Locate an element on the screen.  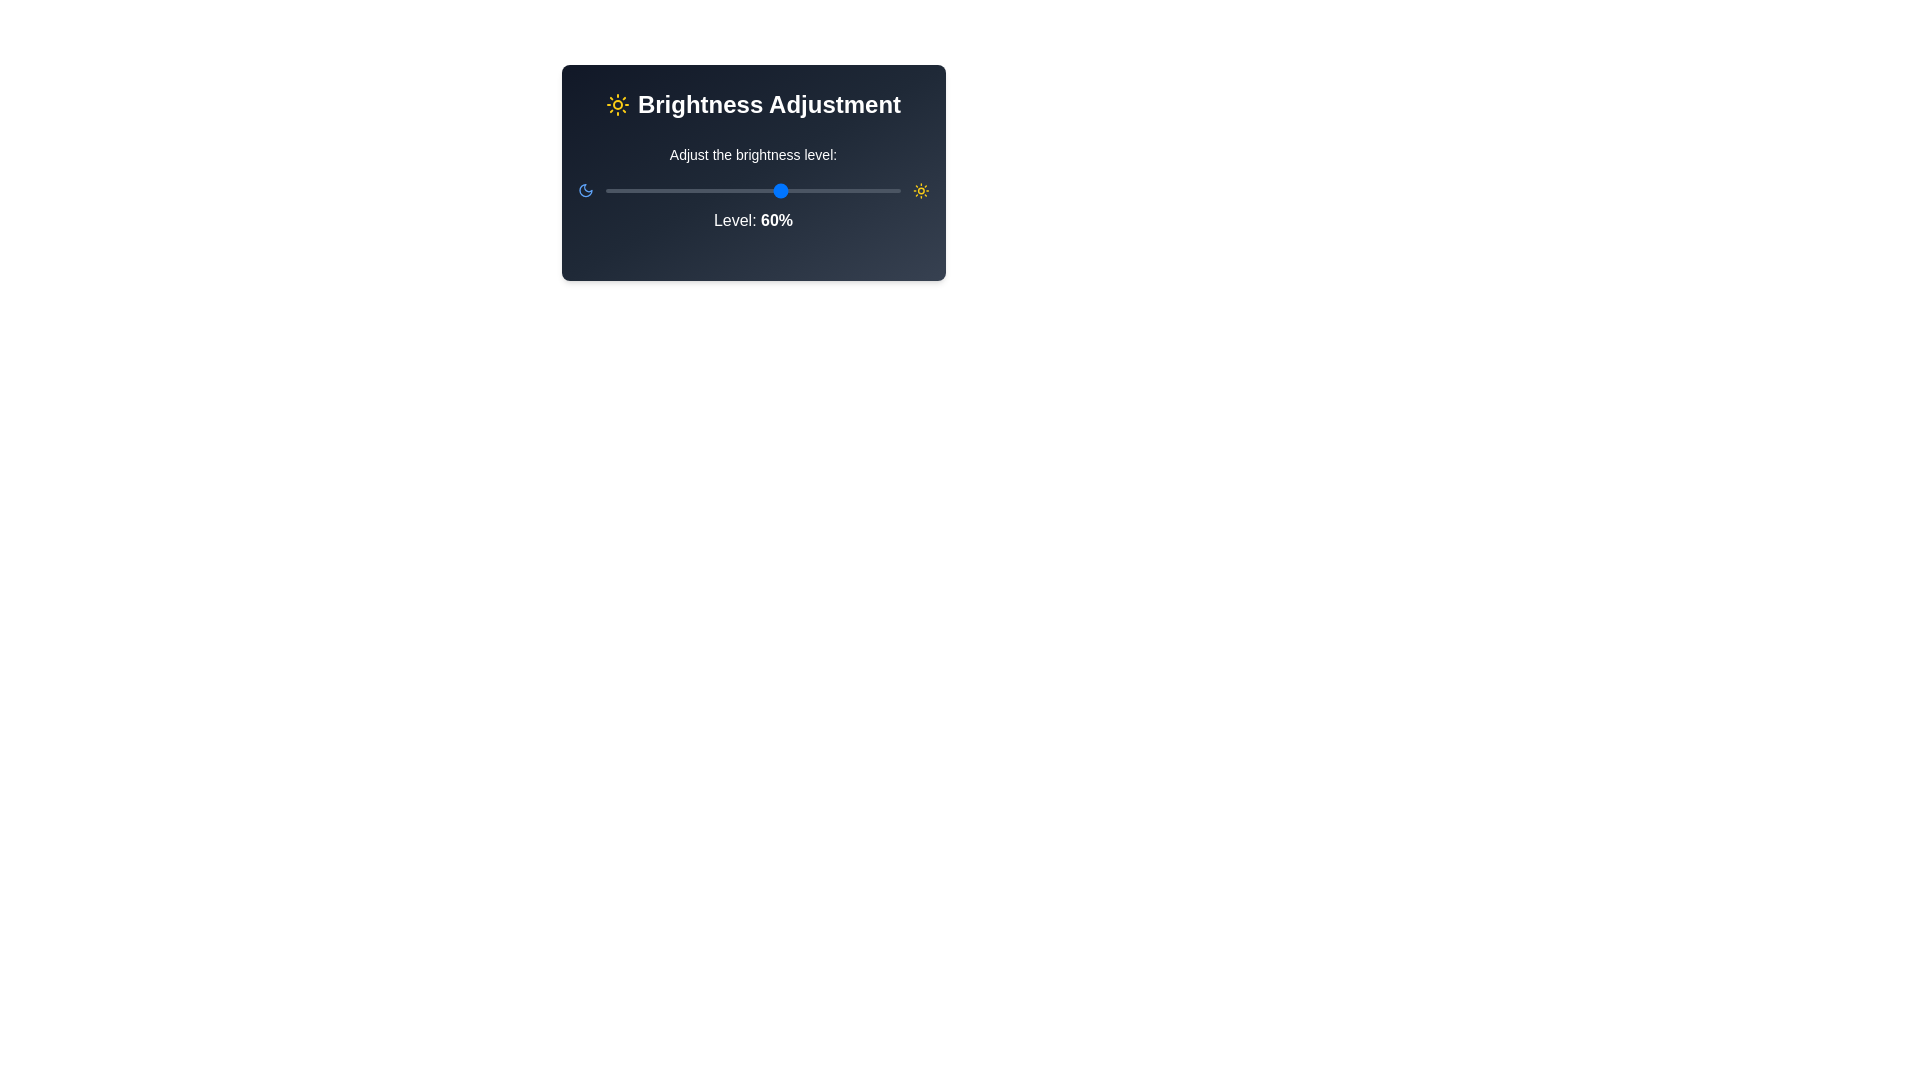
brightness level is located at coordinates (844, 191).